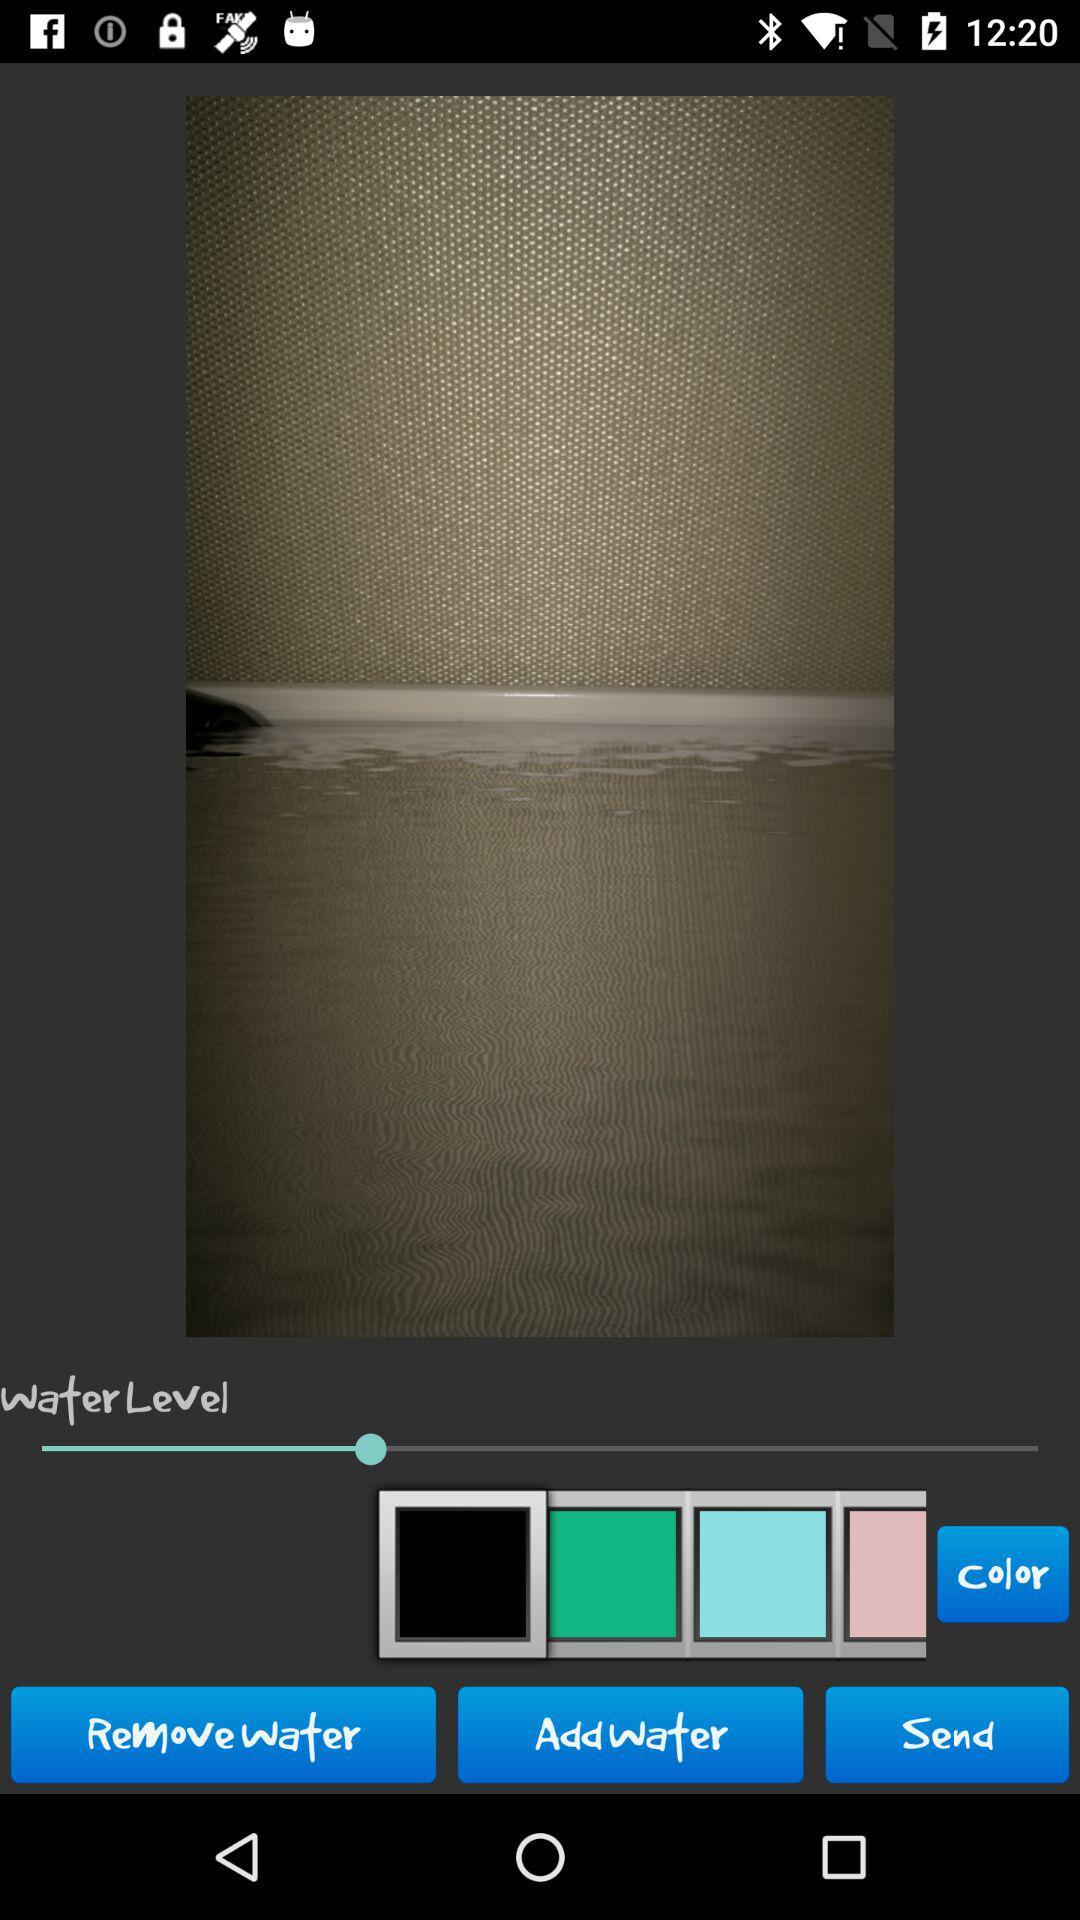 The height and width of the screenshot is (1920, 1080). Describe the element at coordinates (223, 1733) in the screenshot. I see `the icon next to add water button` at that location.